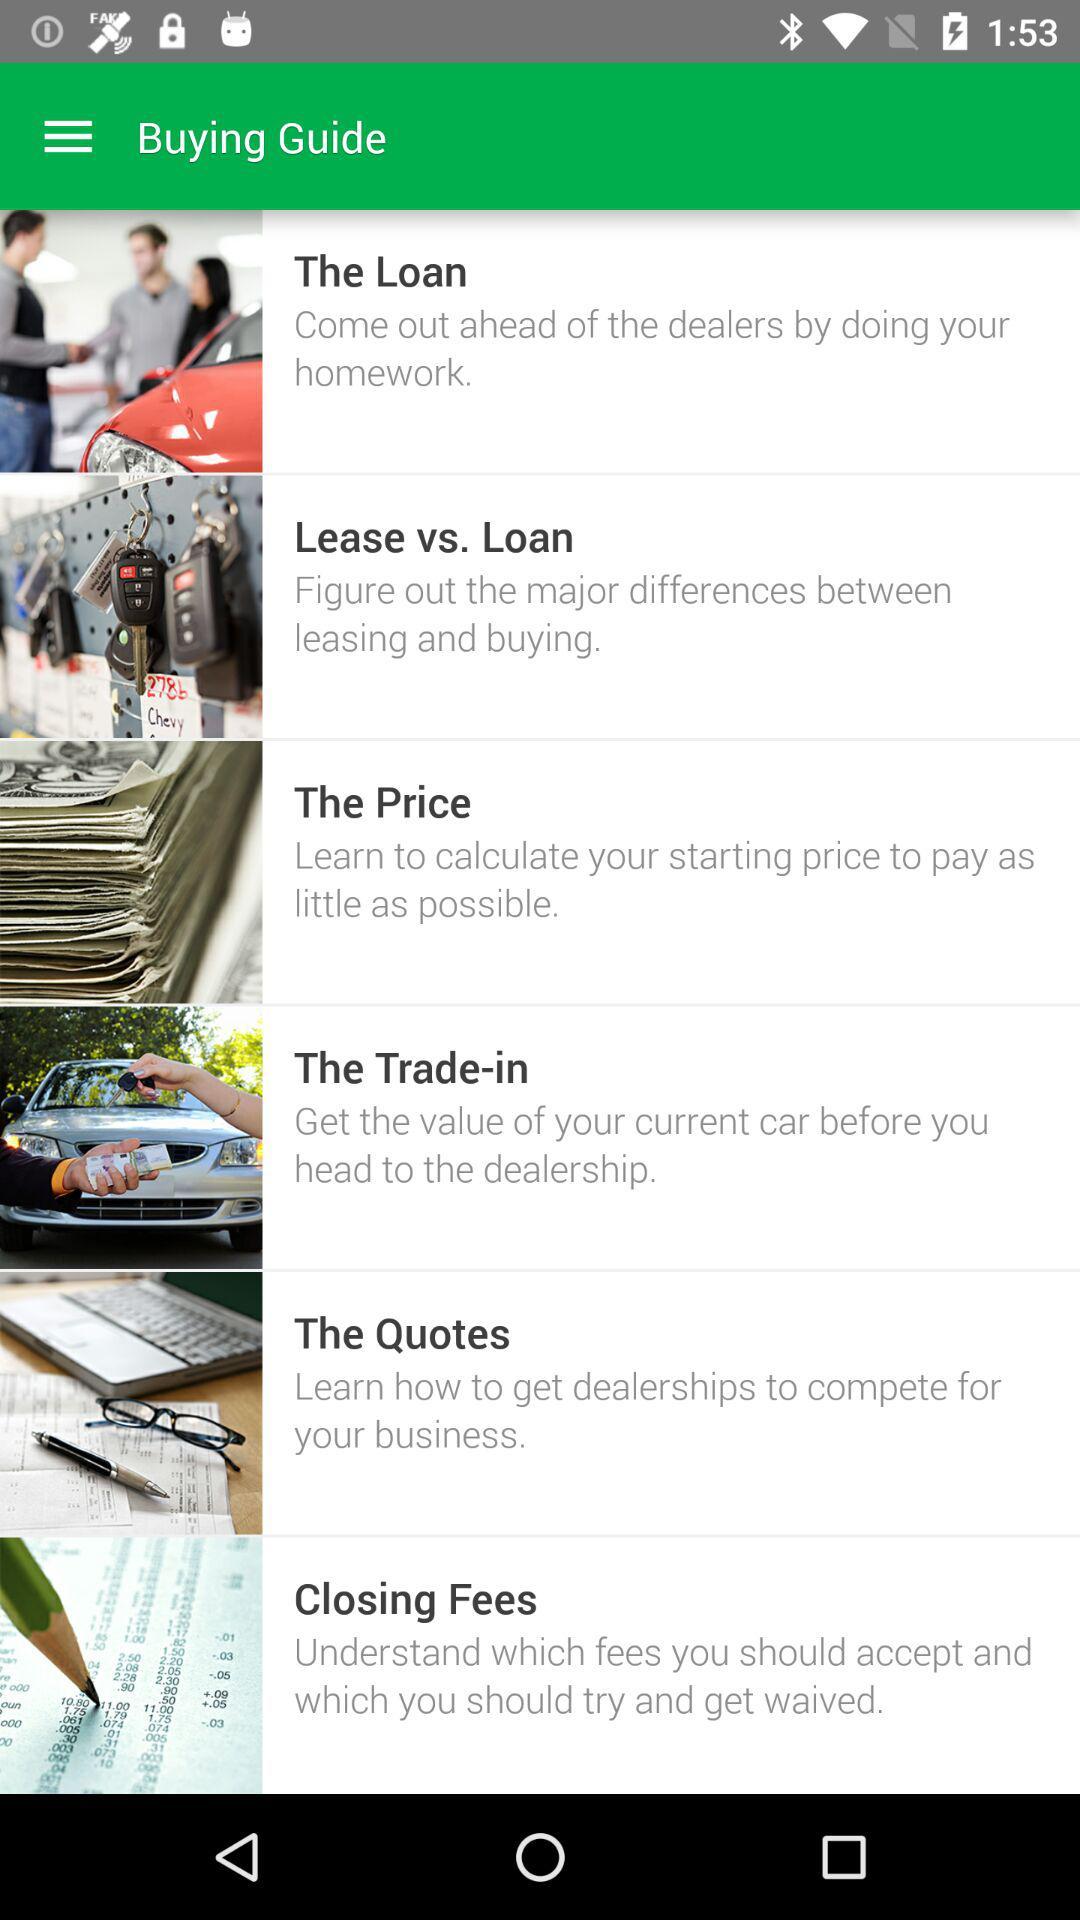  What do you see at coordinates (382, 801) in the screenshot?
I see `the price` at bounding box center [382, 801].